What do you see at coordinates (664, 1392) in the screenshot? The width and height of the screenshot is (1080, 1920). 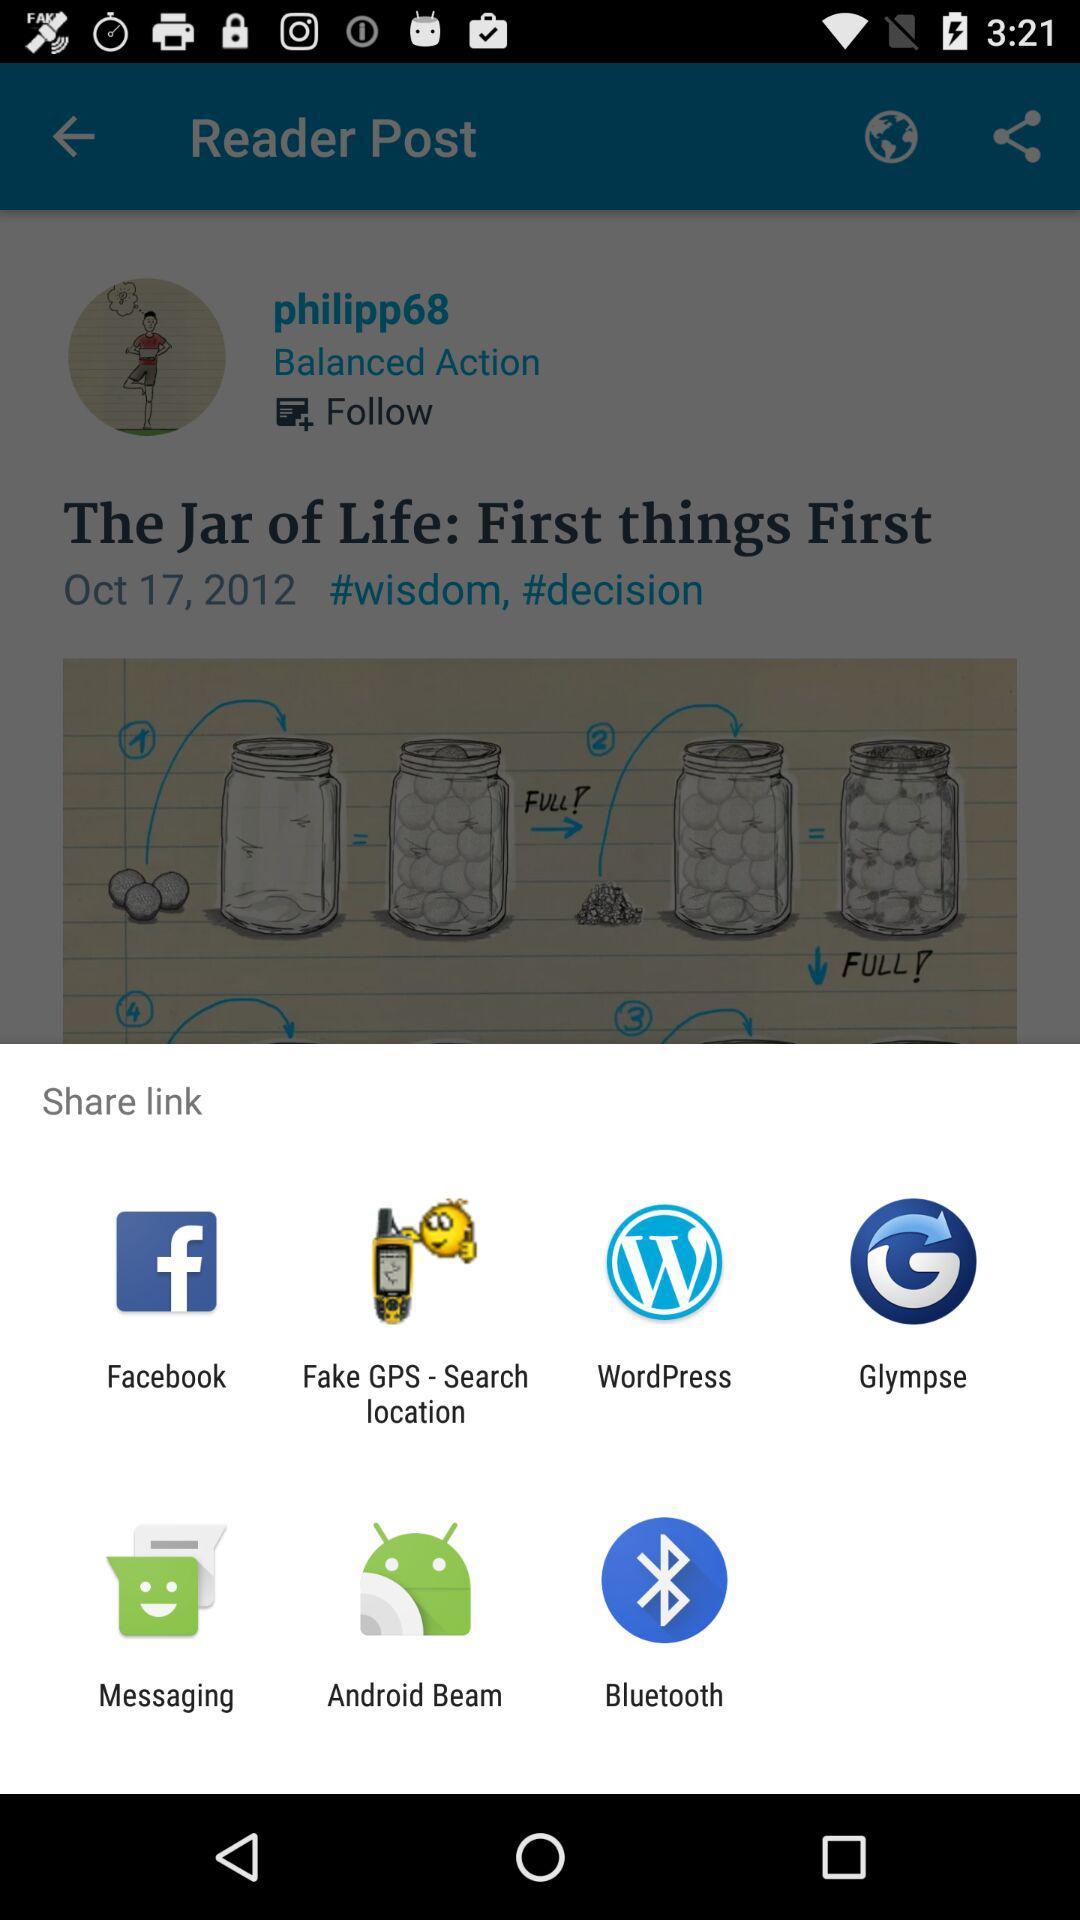 I see `item to the left of glympse` at bounding box center [664, 1392].